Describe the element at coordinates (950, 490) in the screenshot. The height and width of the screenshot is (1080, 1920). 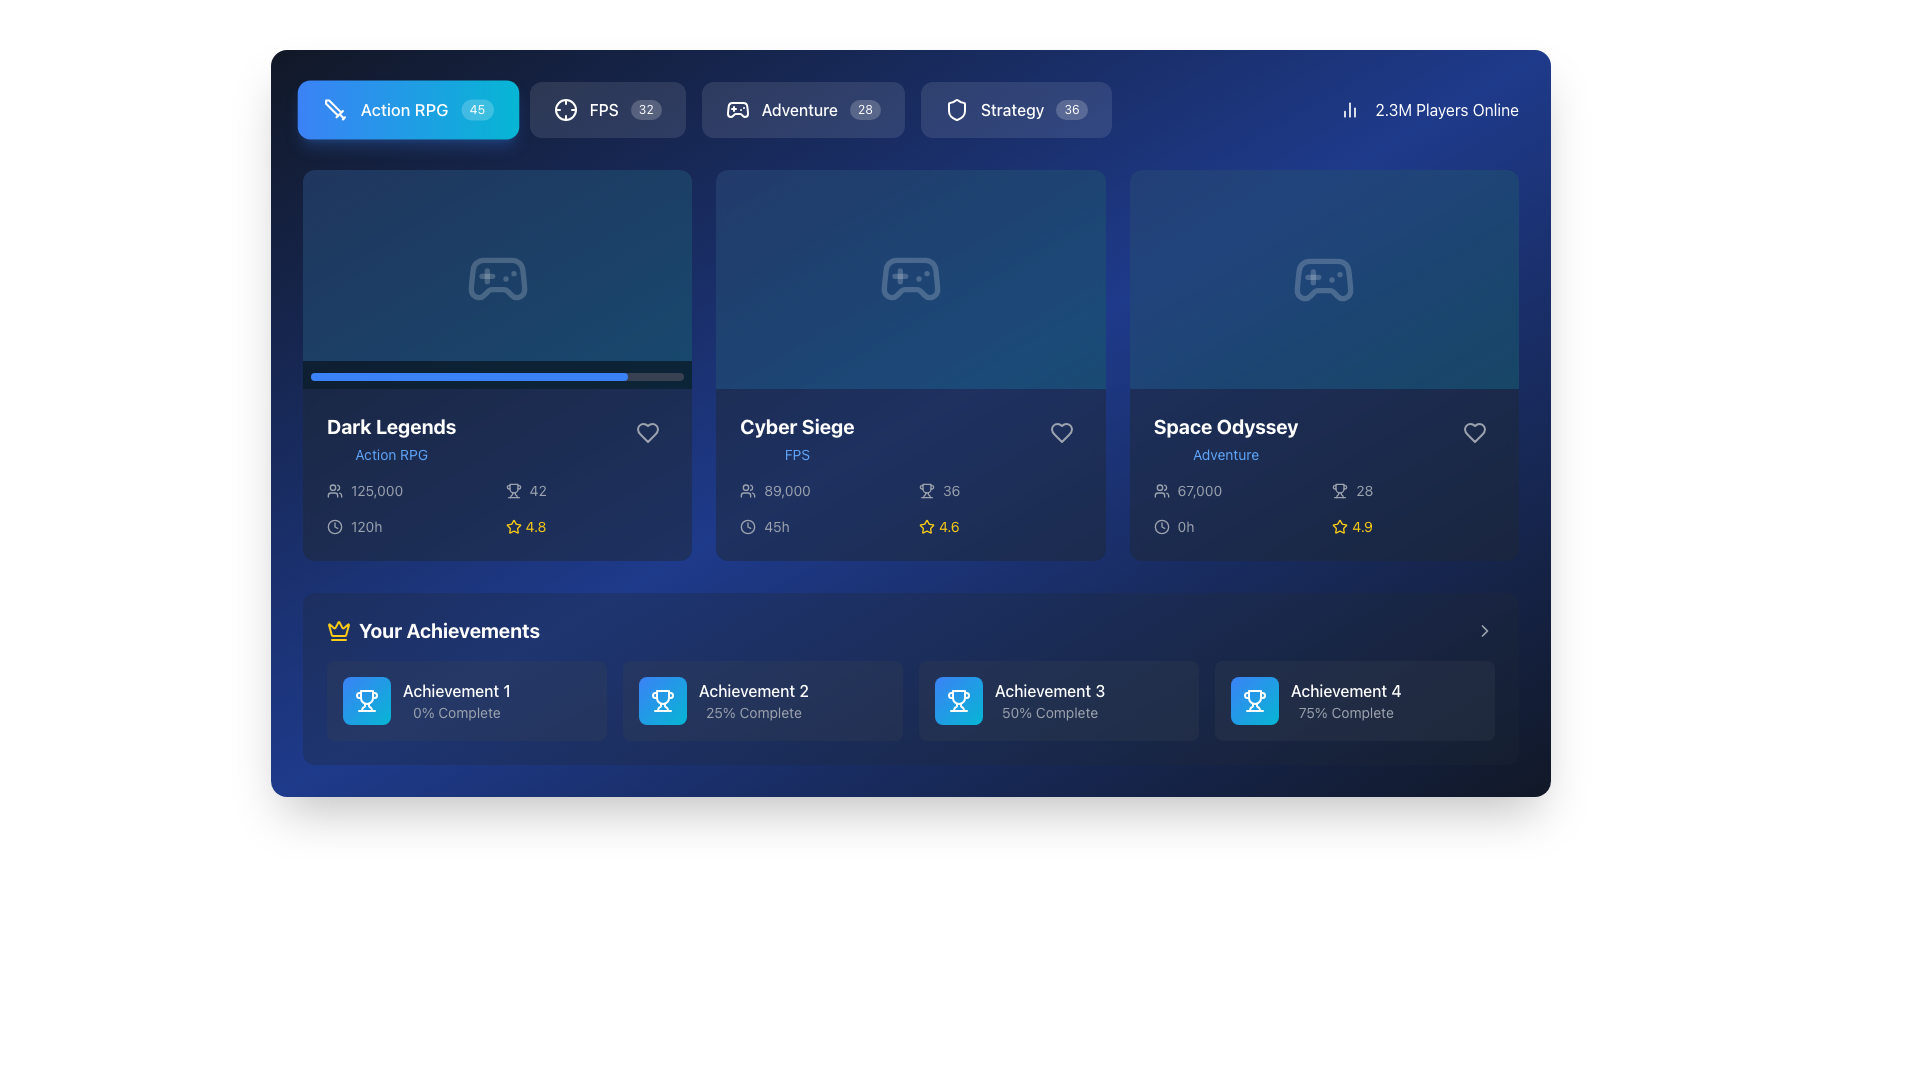
I see `the Text Label displaying '36' in gray font, located on the 'Cyber Siege' card, adjacent to the trophy icon` at that location.